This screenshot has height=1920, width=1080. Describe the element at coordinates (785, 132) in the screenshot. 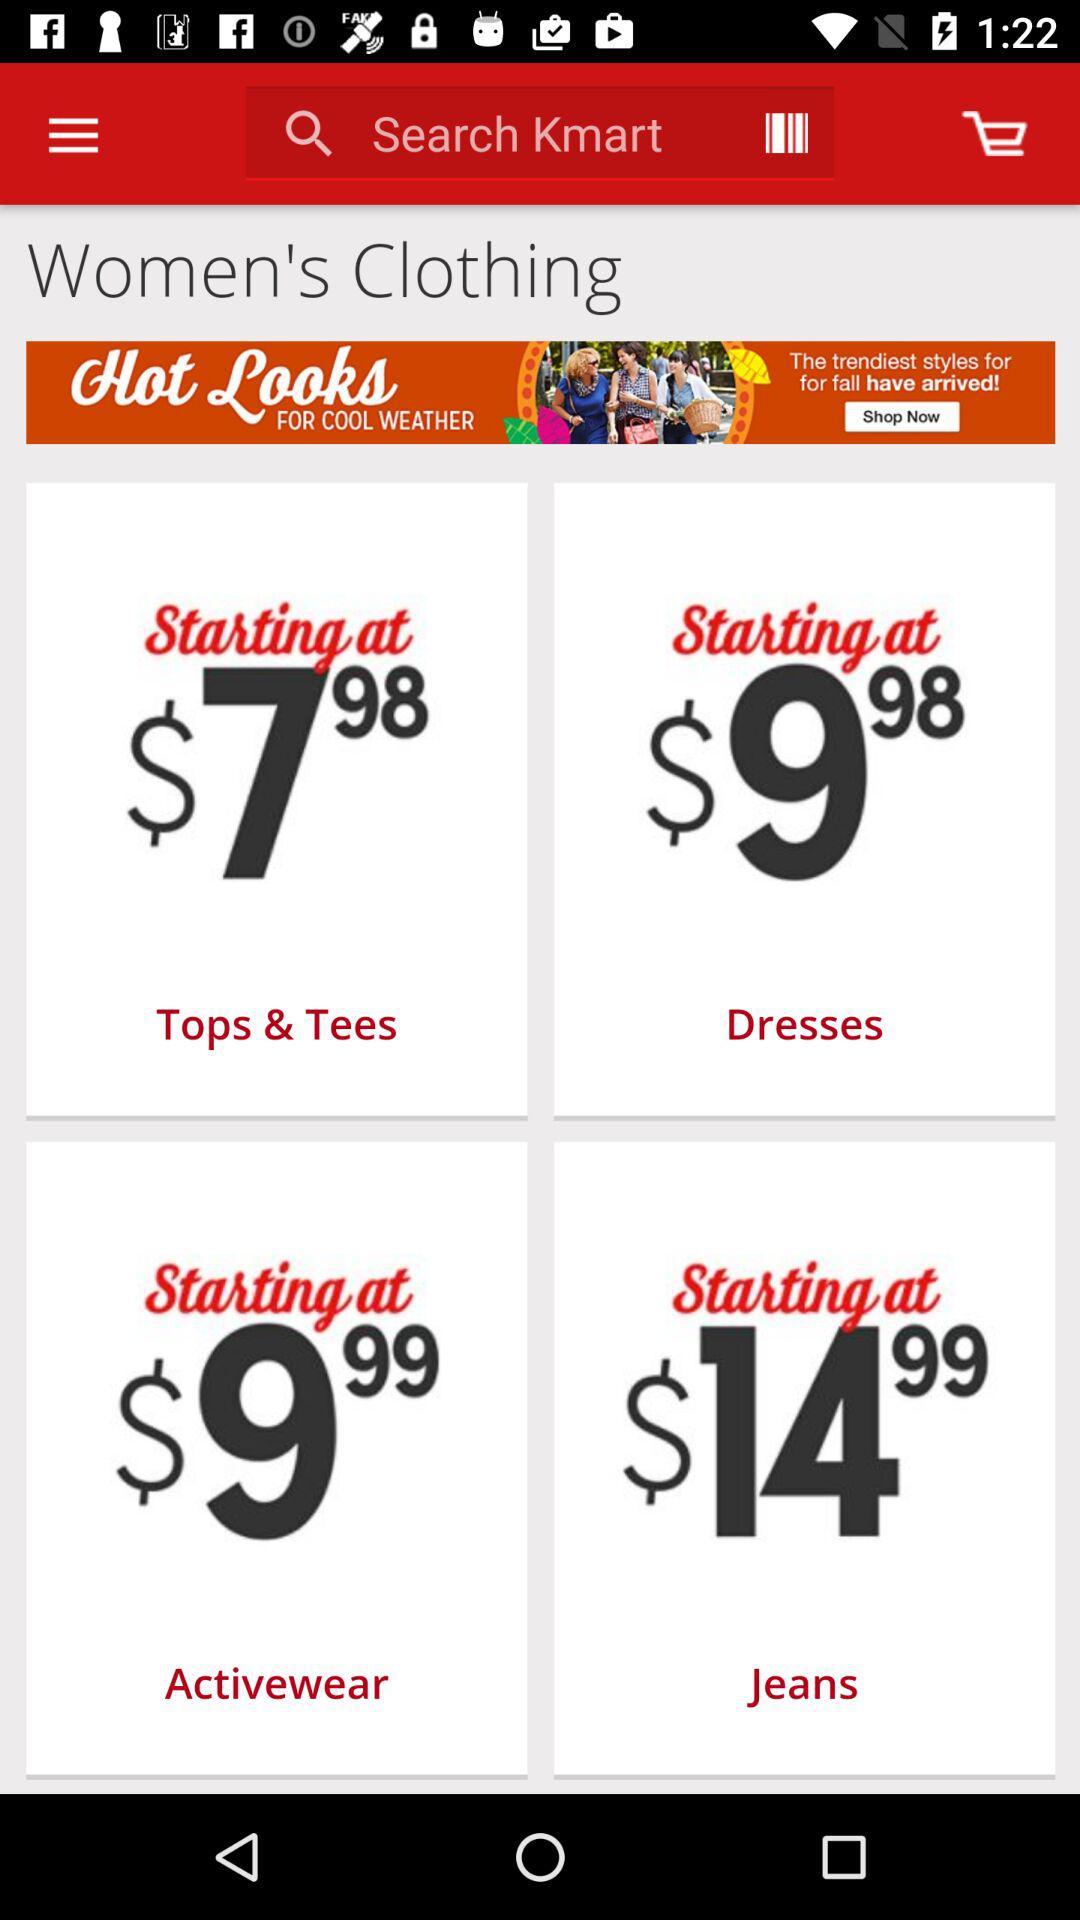

I see `information gallery` at that location.